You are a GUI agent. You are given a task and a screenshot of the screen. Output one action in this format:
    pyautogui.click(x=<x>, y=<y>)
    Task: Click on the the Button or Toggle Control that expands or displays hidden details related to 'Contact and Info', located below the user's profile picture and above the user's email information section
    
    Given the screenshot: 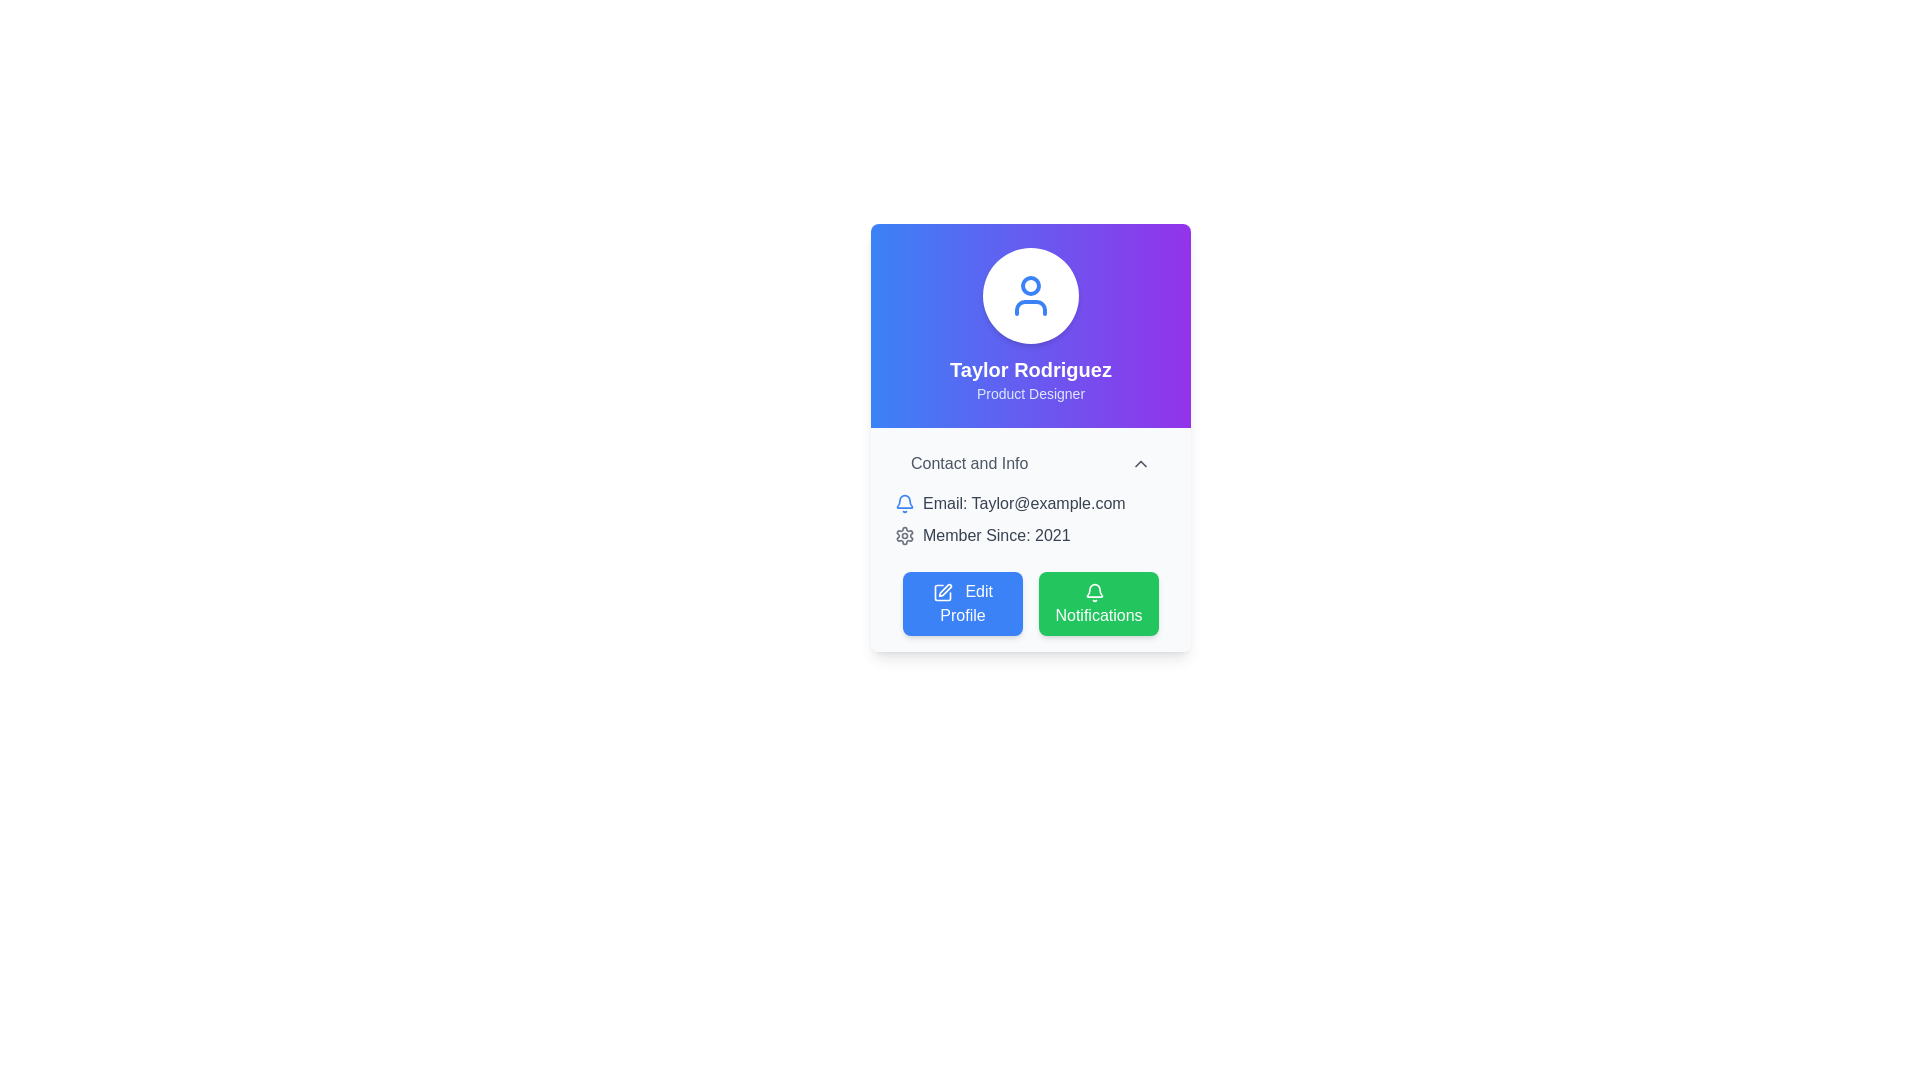 What is the action you would take?
    pyautogui.click(x=1031, y=463)
    